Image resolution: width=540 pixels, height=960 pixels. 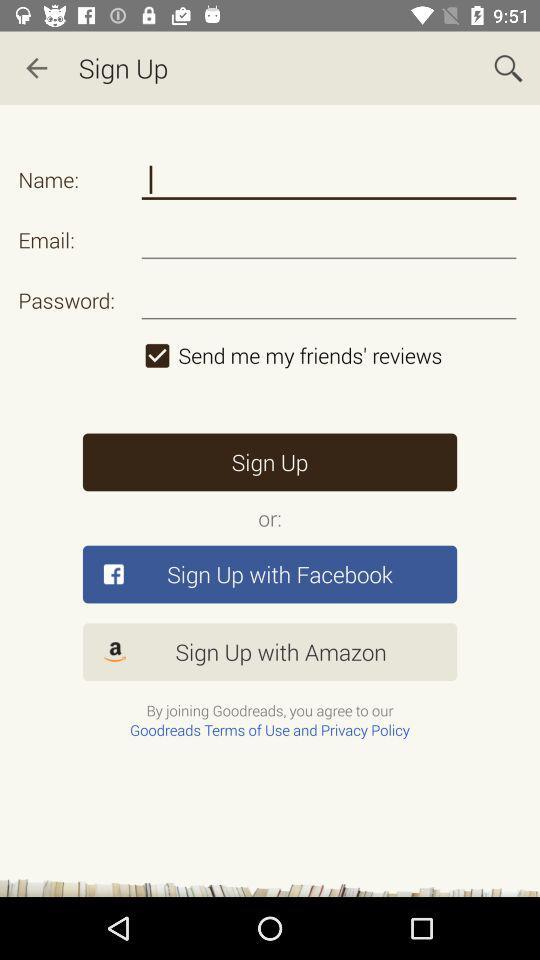 What do you see at coordinates (329, 299) in the screenshot?
I see `password` at bounding box center [329, 299].